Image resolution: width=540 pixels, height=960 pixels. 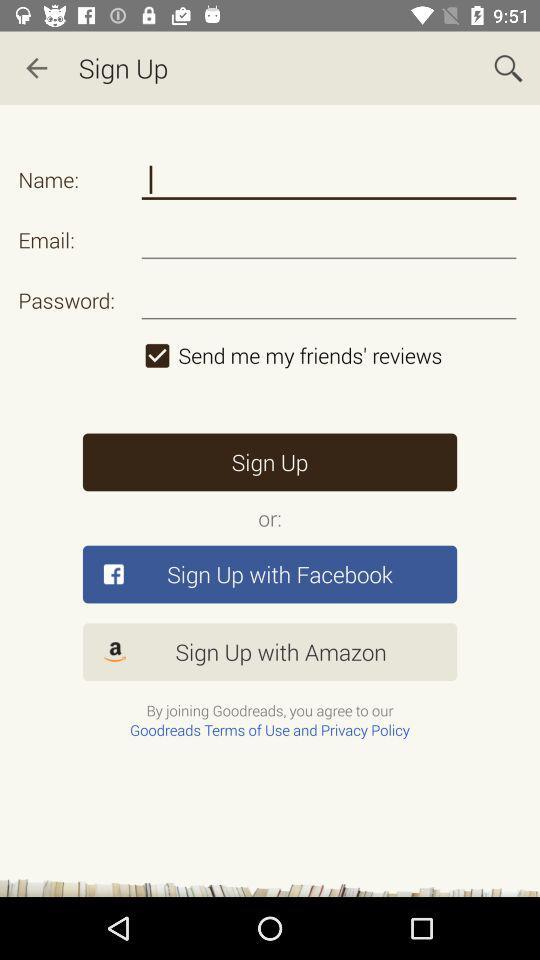 What do you see at coordinates (329, 299) in the screenshot?
I see `password` at bounding box center [329, 299].